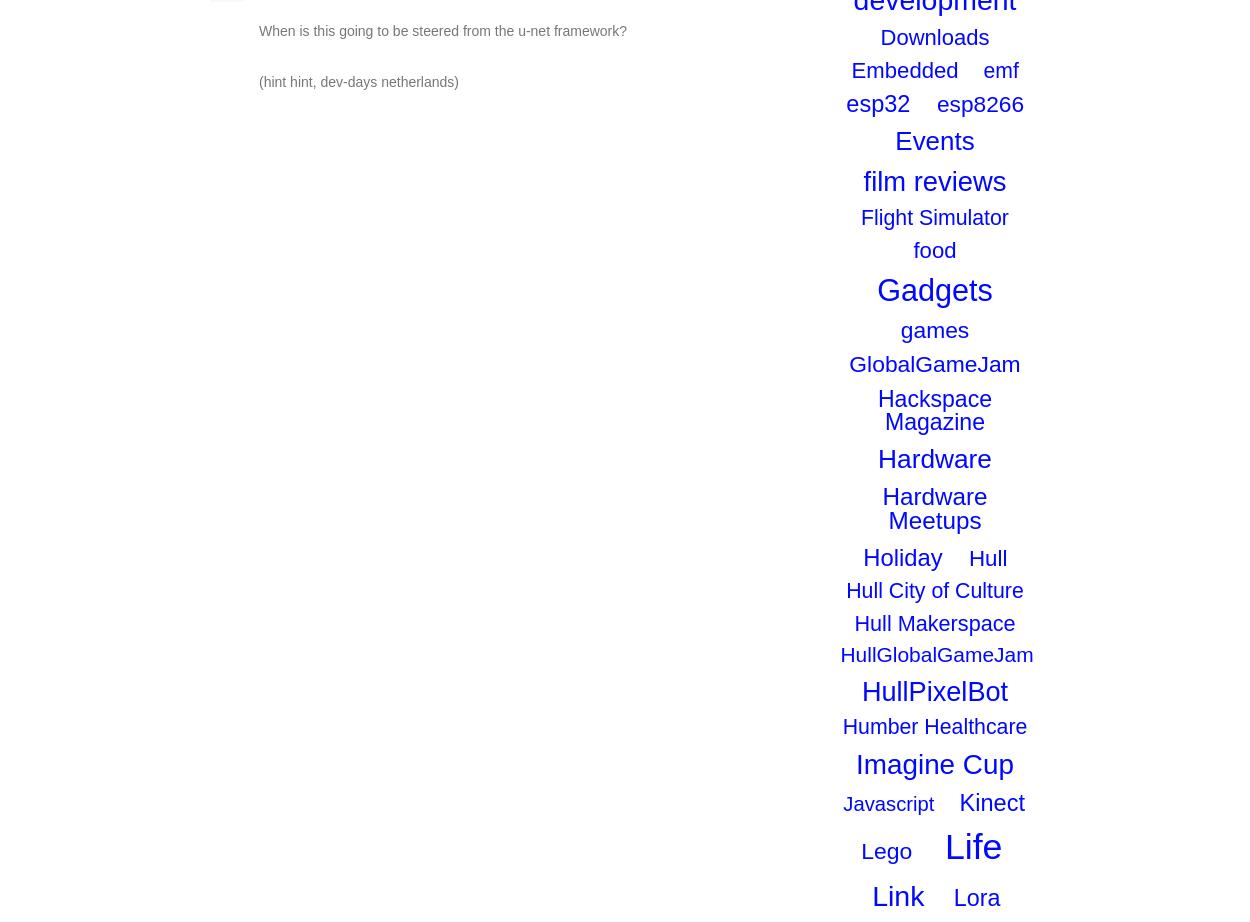  Describe the element at coordinates (934, 508) in the screenshot. I see `'Hardware Meetups'` at that location.